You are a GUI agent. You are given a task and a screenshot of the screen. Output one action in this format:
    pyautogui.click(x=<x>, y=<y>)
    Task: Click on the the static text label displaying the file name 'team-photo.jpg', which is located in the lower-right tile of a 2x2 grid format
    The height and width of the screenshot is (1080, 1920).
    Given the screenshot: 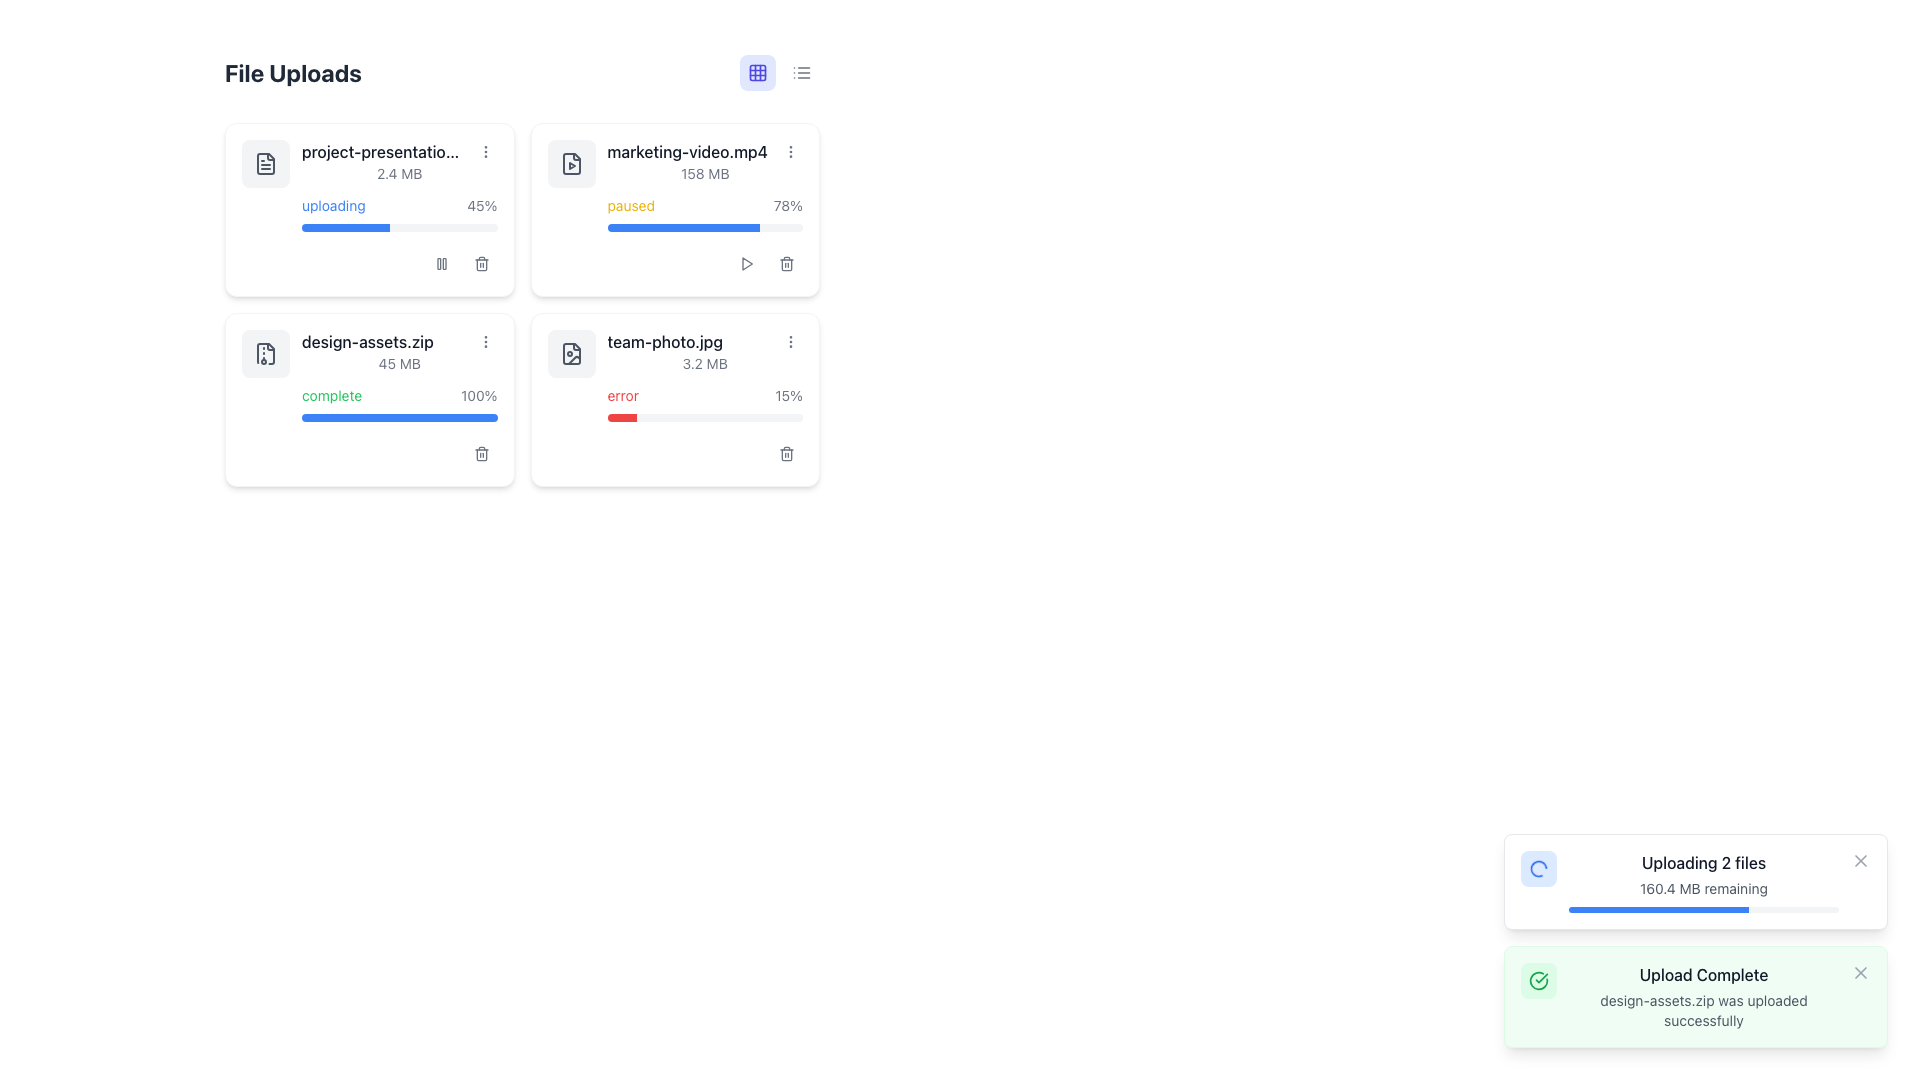 What is the action you would take?
    pyautogui.click(x=665, y=341)
    